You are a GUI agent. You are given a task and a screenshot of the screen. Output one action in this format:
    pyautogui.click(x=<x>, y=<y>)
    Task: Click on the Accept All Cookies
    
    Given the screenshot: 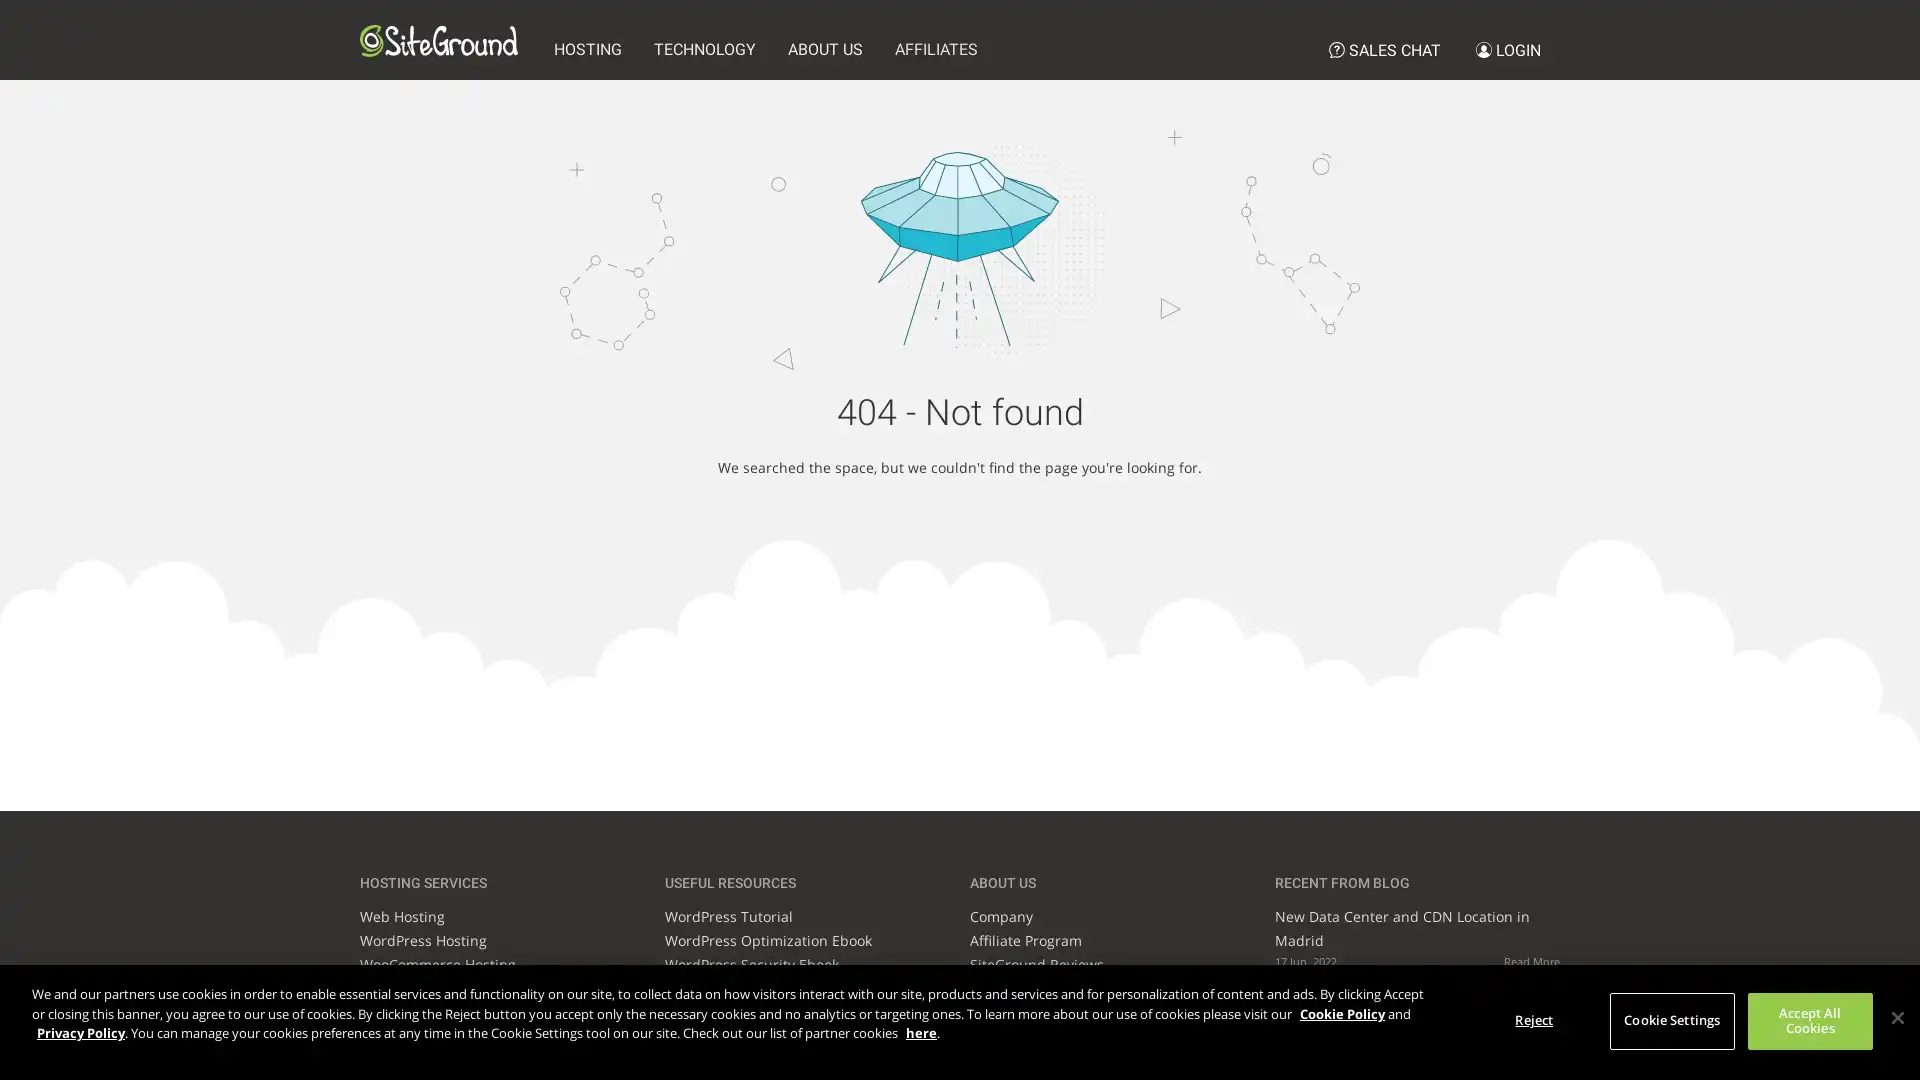 What is the action you would take?
    pyautogui.click(x=1809, y=1020)
    